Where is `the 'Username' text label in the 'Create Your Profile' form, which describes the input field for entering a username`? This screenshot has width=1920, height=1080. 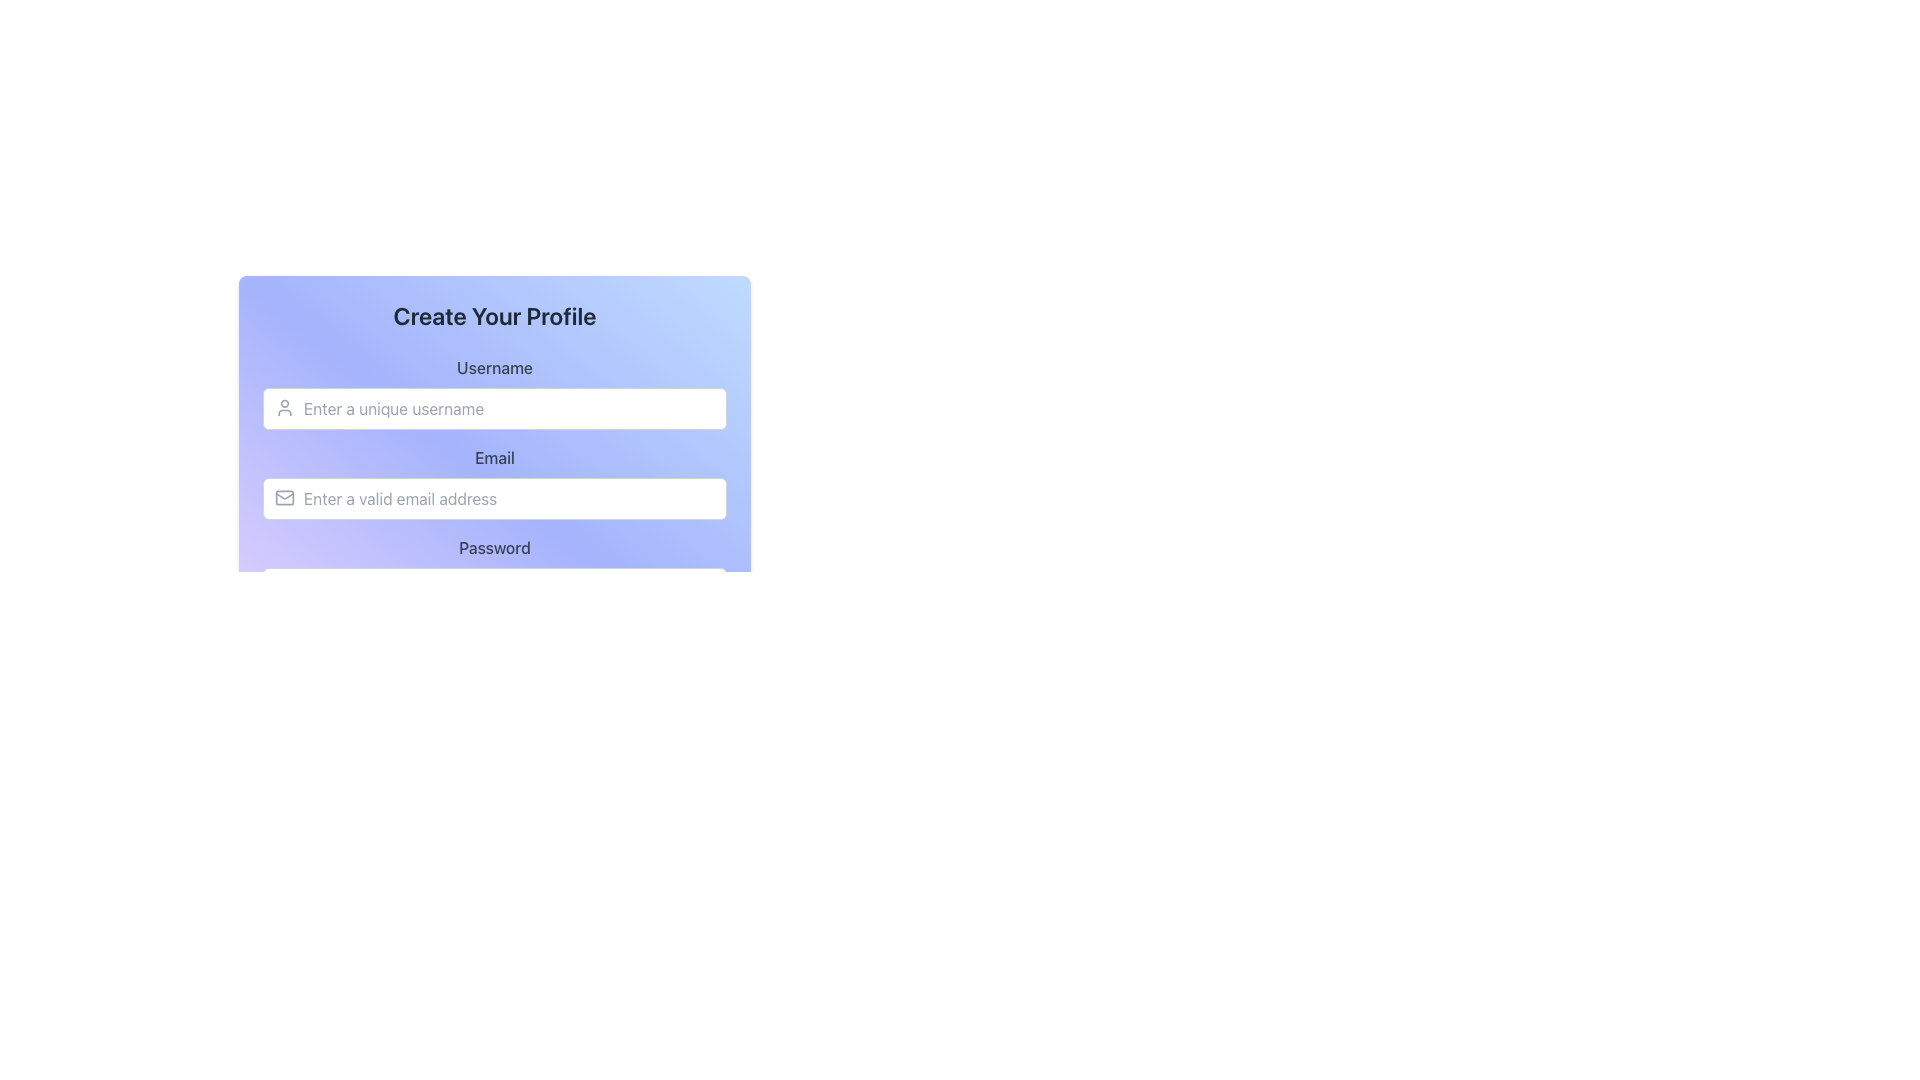 the 'Username' text label in the 'Create Your Profile' form, which describes the input field for entering a username is located at coordinates (494, 393).